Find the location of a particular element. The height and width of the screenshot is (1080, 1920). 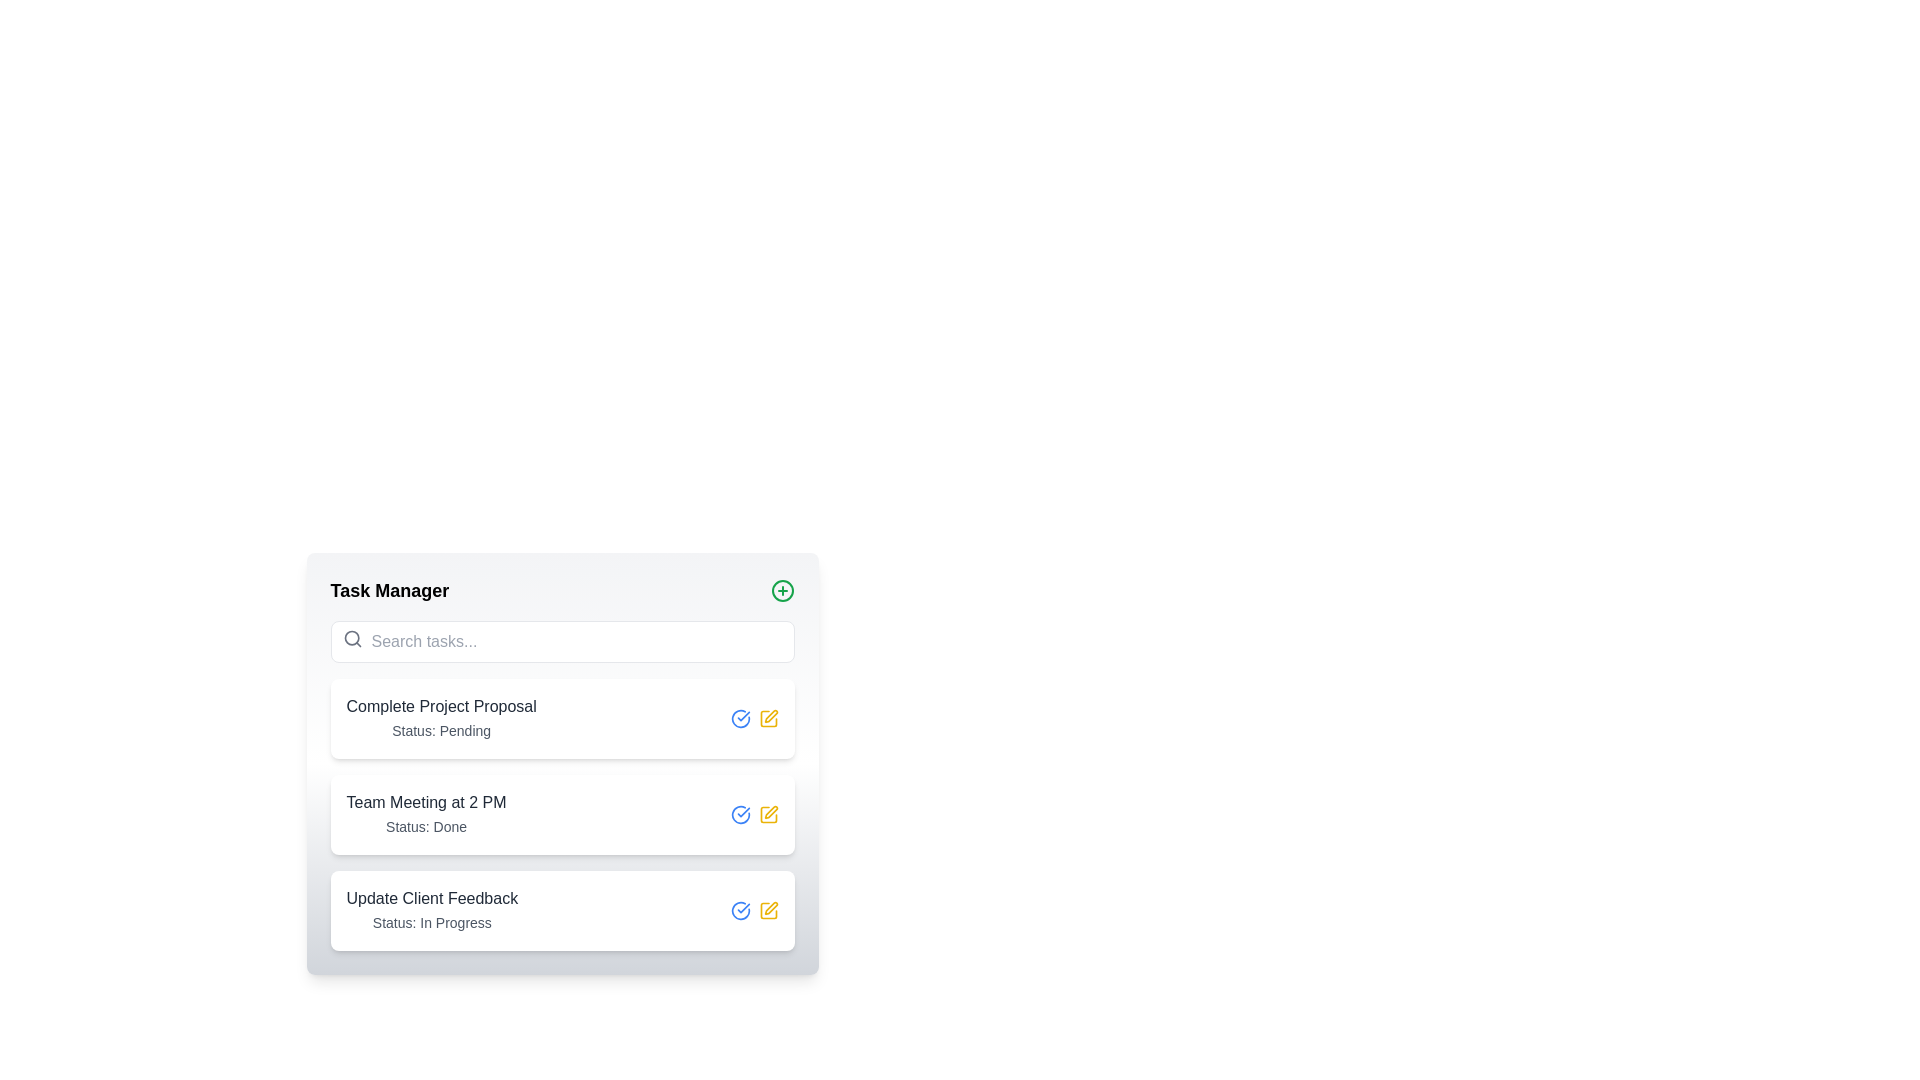

the group of action icons consisting of a blue circular checkmark and a yellow square pen, located in the 'Team Meeting at 2 PM' task entry is located at coordinates (753, 814).